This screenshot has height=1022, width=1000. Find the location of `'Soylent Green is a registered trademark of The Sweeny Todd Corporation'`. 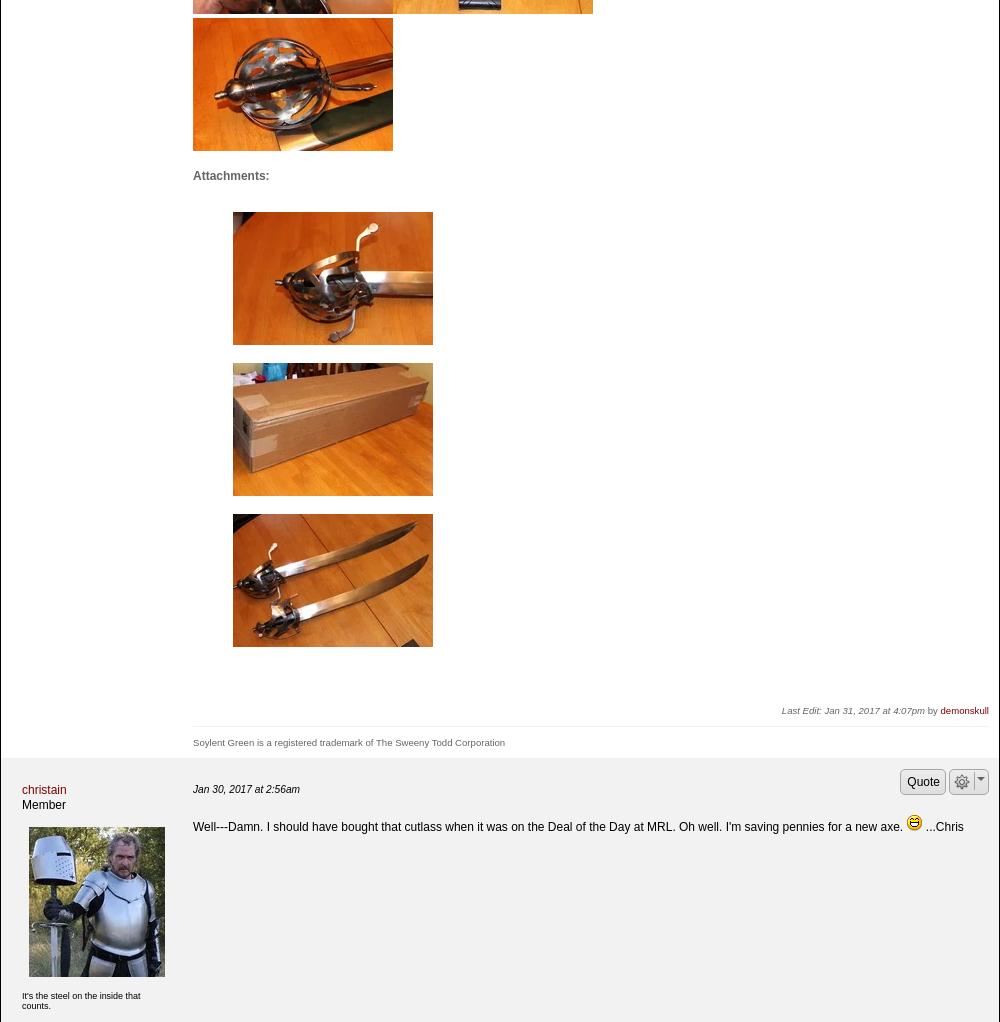

'Soylent Green is a registered trademark of The Sweeny Todd Corporation' is located at coordinates (192, 741).